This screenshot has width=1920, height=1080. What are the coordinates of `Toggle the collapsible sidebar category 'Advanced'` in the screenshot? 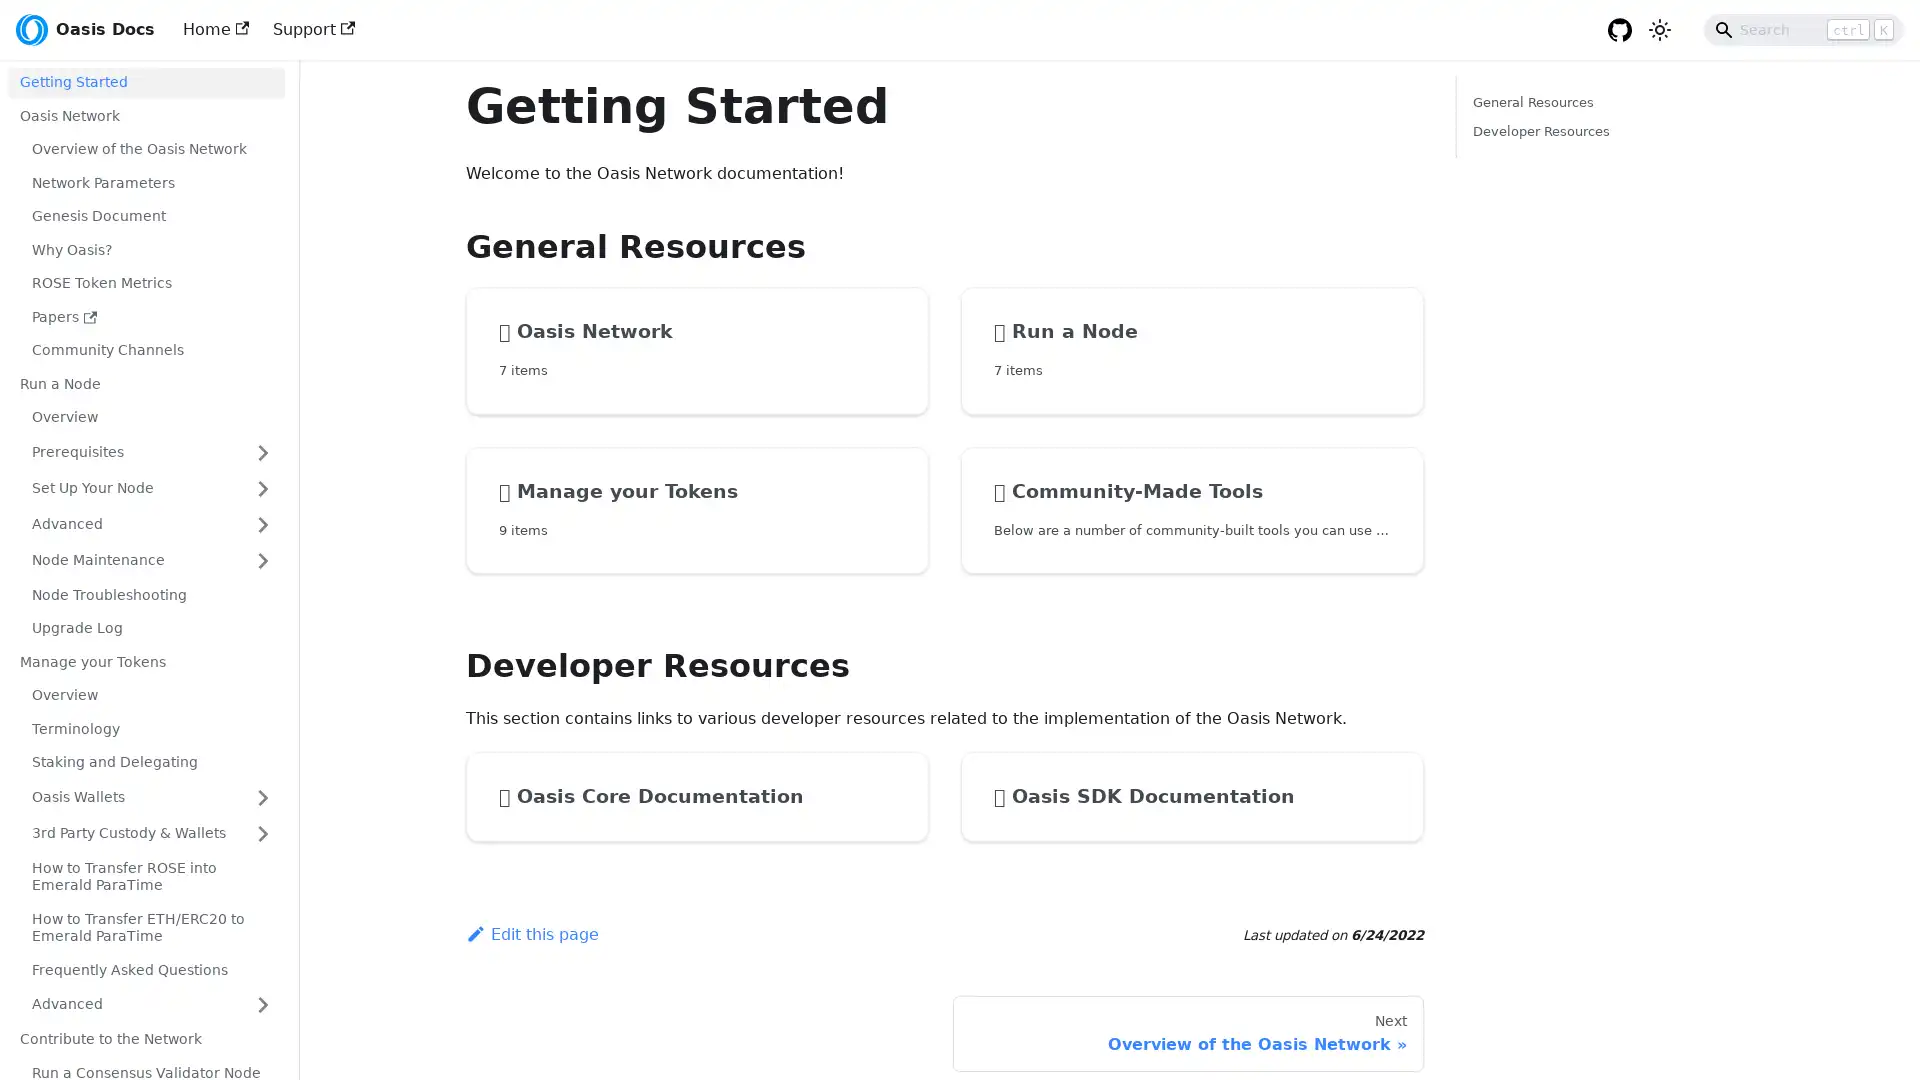 It's located at (262, 1005).